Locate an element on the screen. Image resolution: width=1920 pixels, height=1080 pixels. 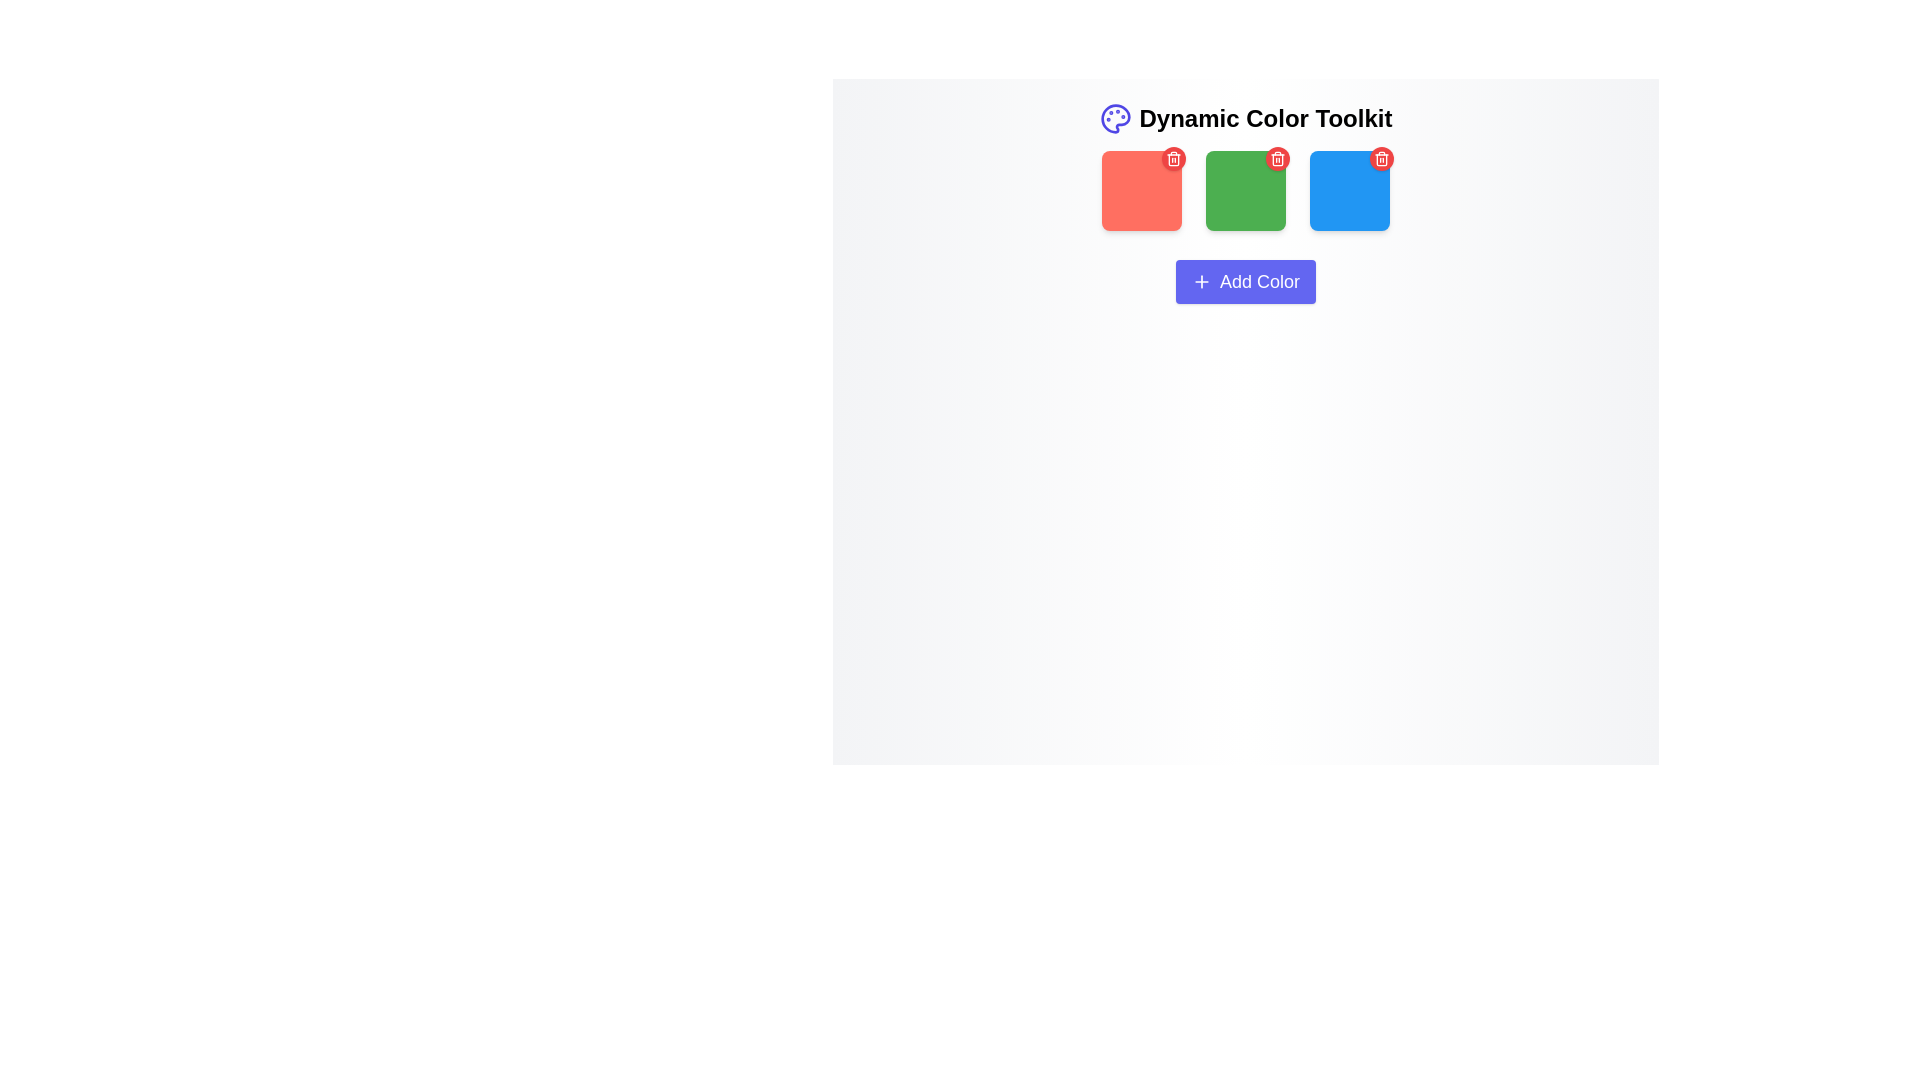
the Header containing the colorful palette icon and the text 'Dynamic Color Toolkit' for navigation is located at coordinates (1245, 119).